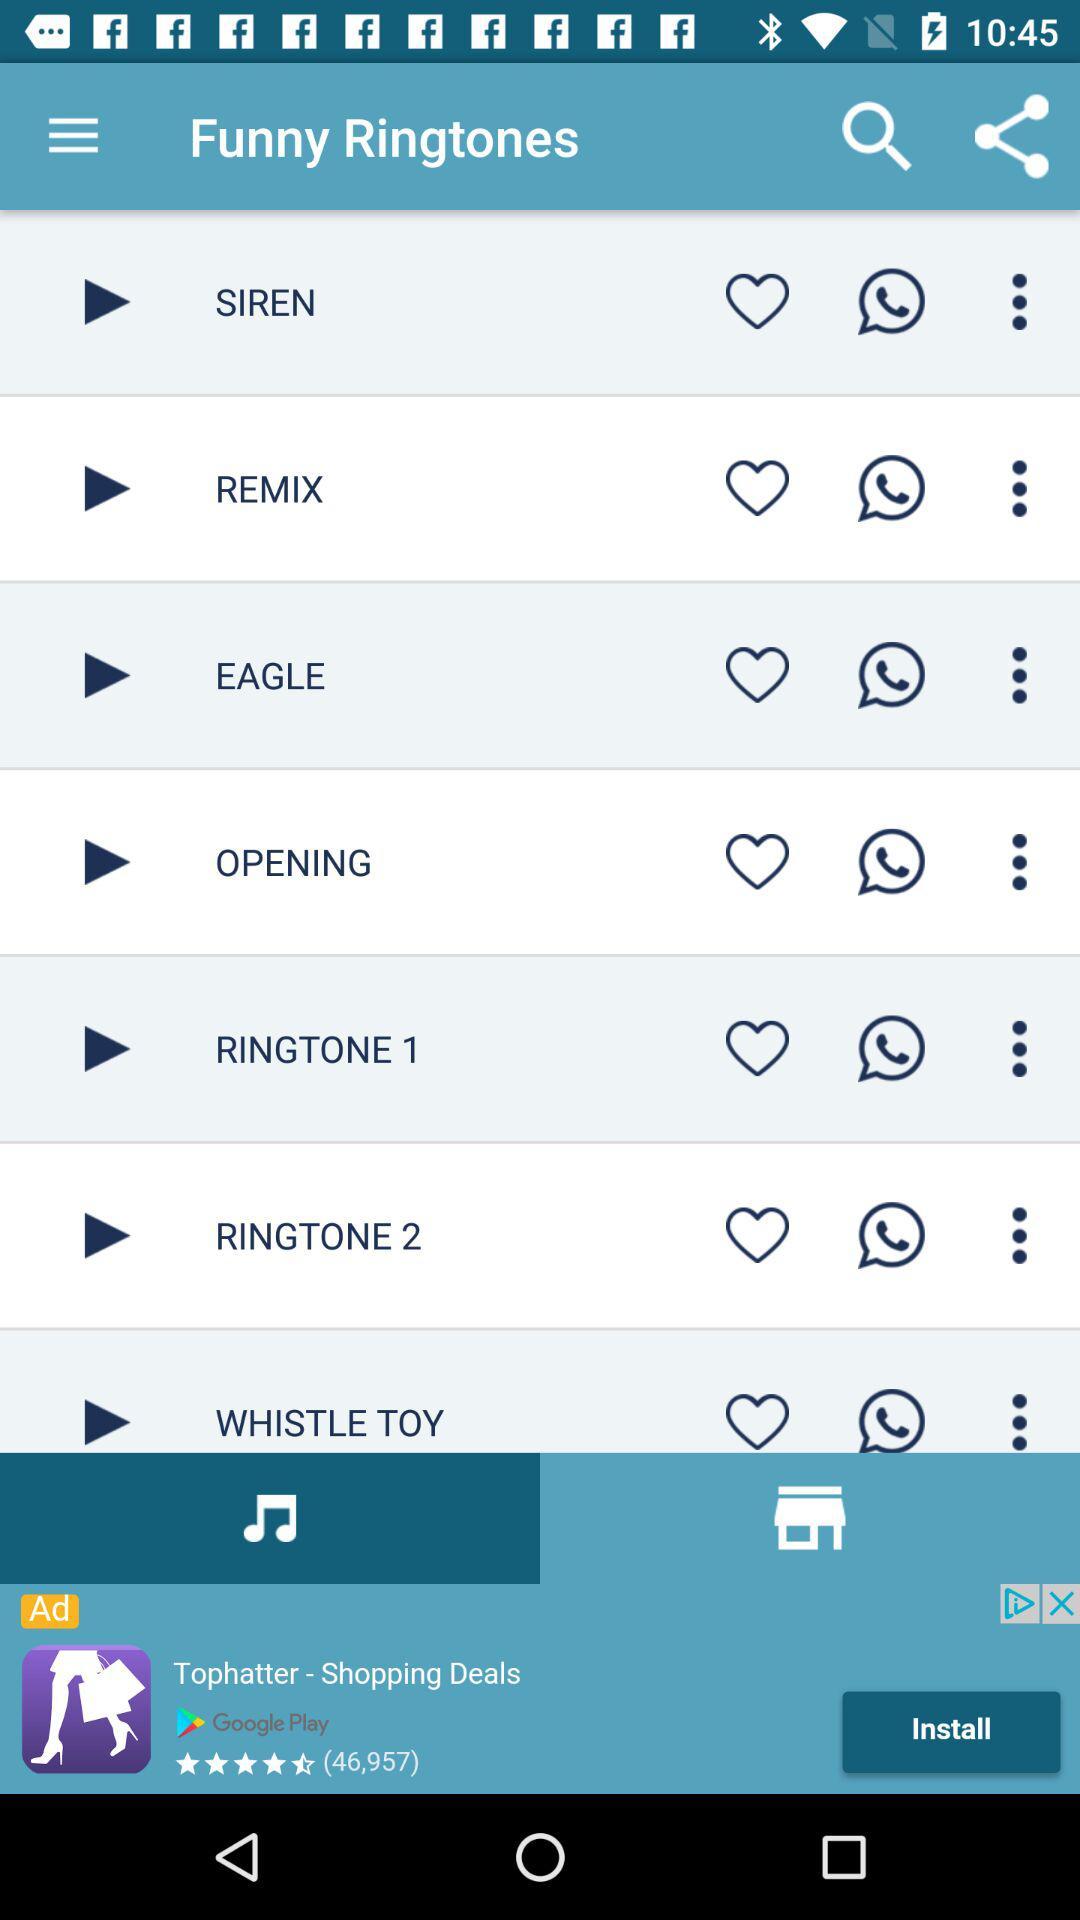 Image resolution: width=1080 pixels, height=1920 pixels. Describe the element at coordinates (757, 1047) in the screenshot. I see `like button` at that location.